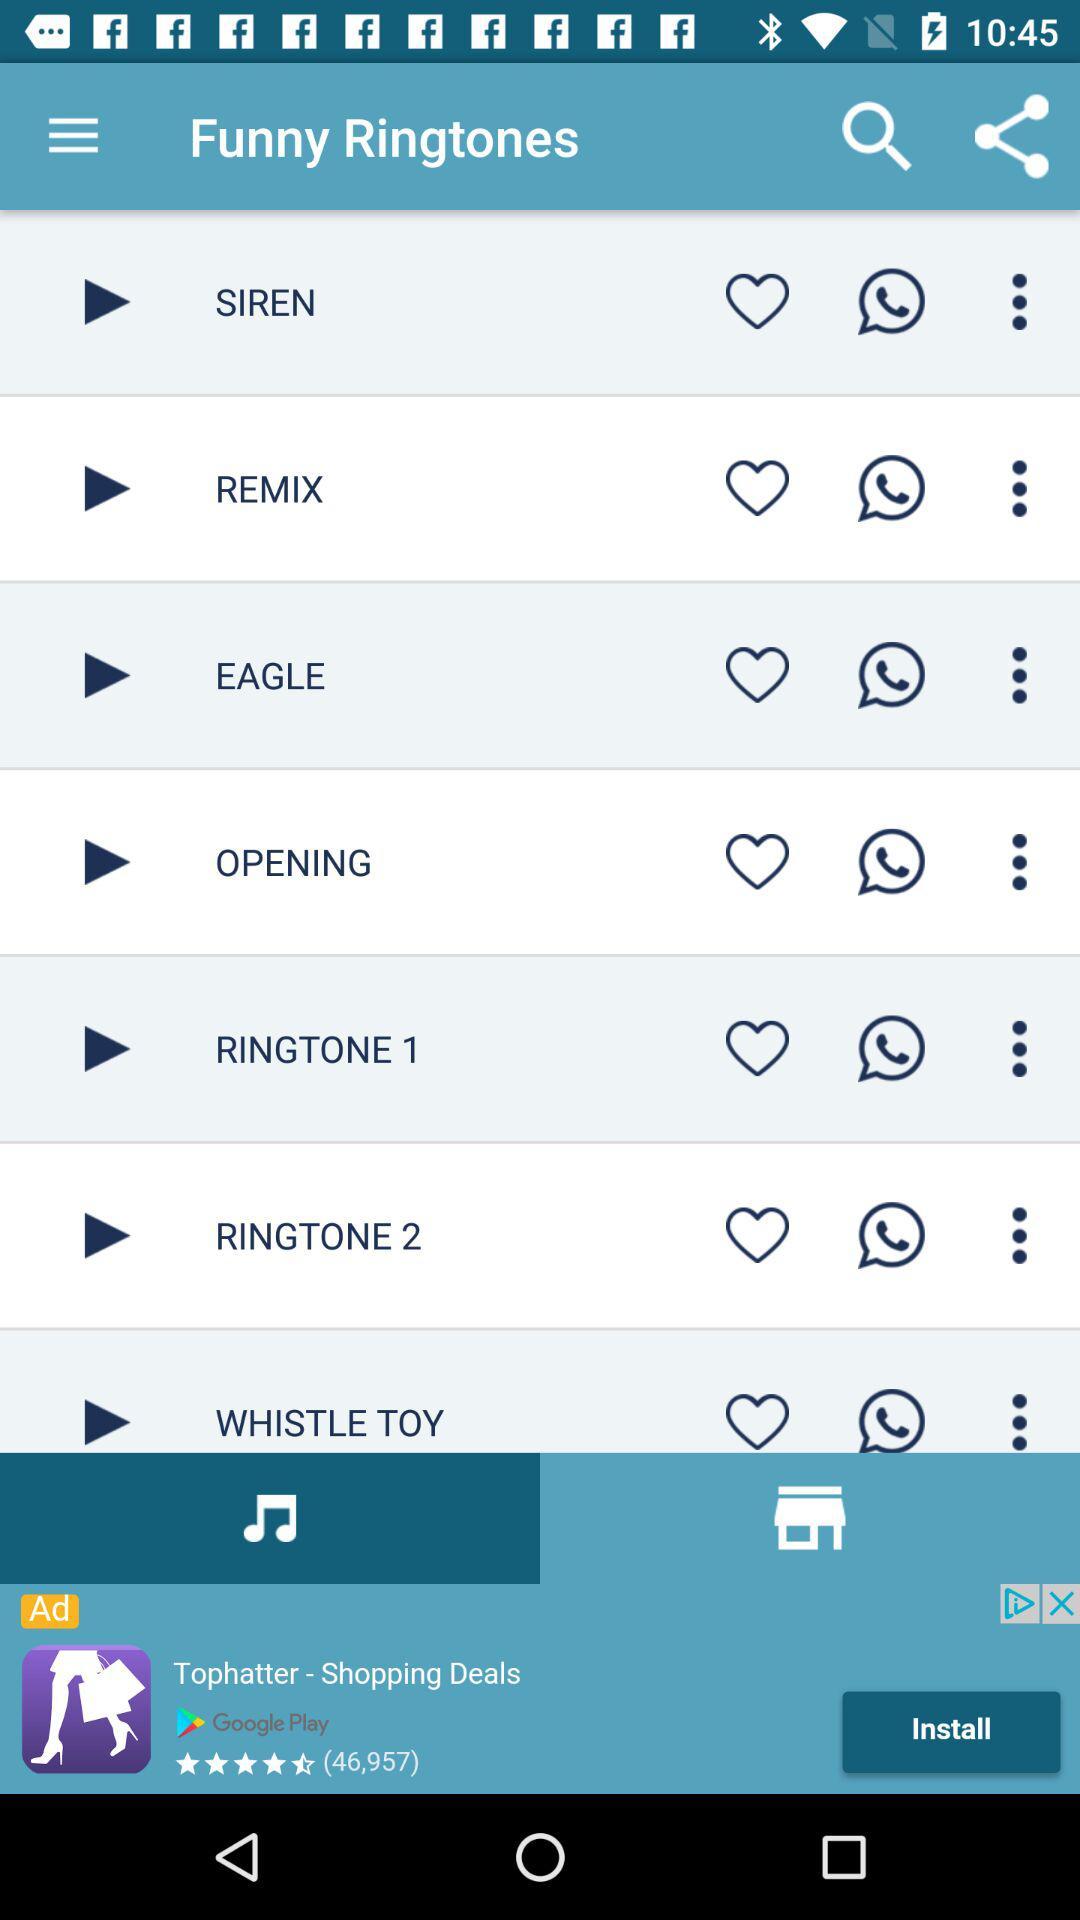 Image resolution: width=1080 pixels, height=1920 pixels. Describe the element at coordinates (757, 1047) in the screenshot. I see `like button` at that location.